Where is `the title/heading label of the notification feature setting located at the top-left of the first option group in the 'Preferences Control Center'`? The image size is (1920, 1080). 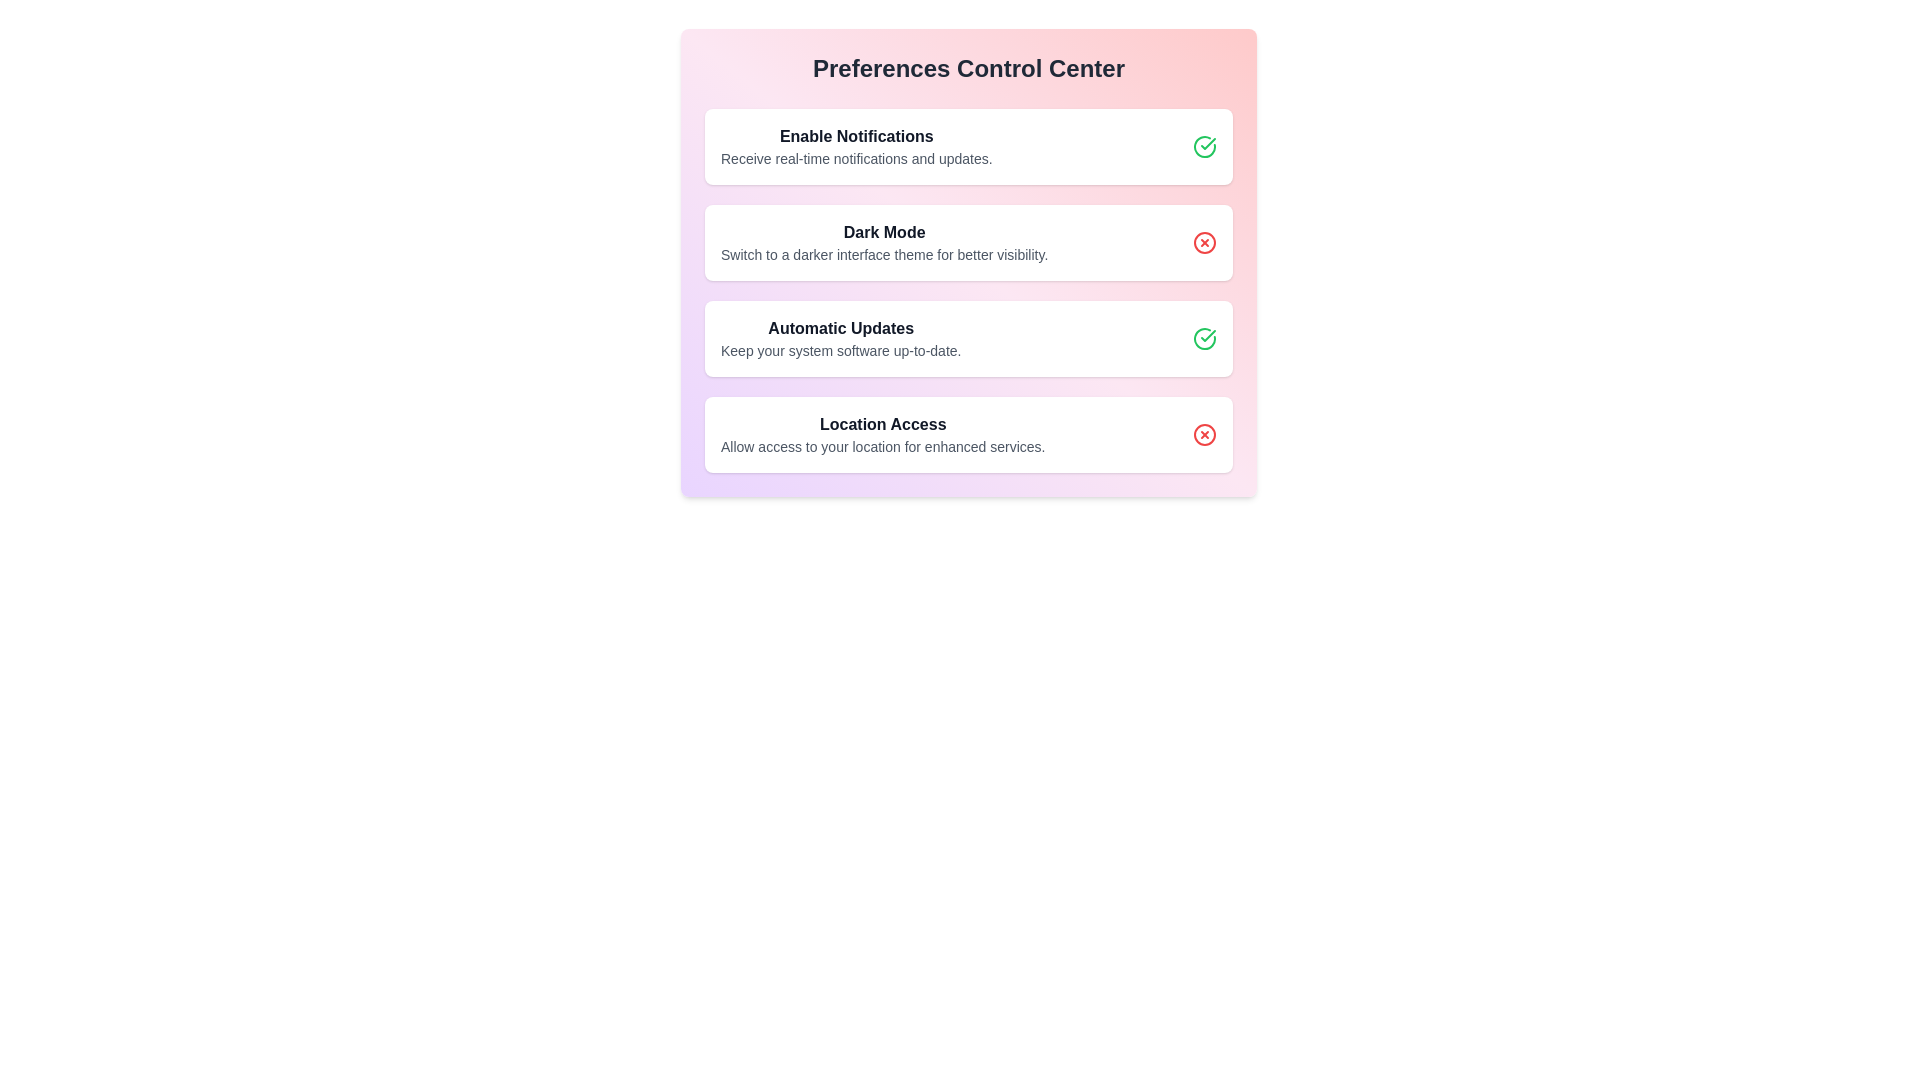
the title/heading label of the notification feature setting located at the top-left of the first option group in the 'Preferences Control Center' is located at coordinates (856, 136).